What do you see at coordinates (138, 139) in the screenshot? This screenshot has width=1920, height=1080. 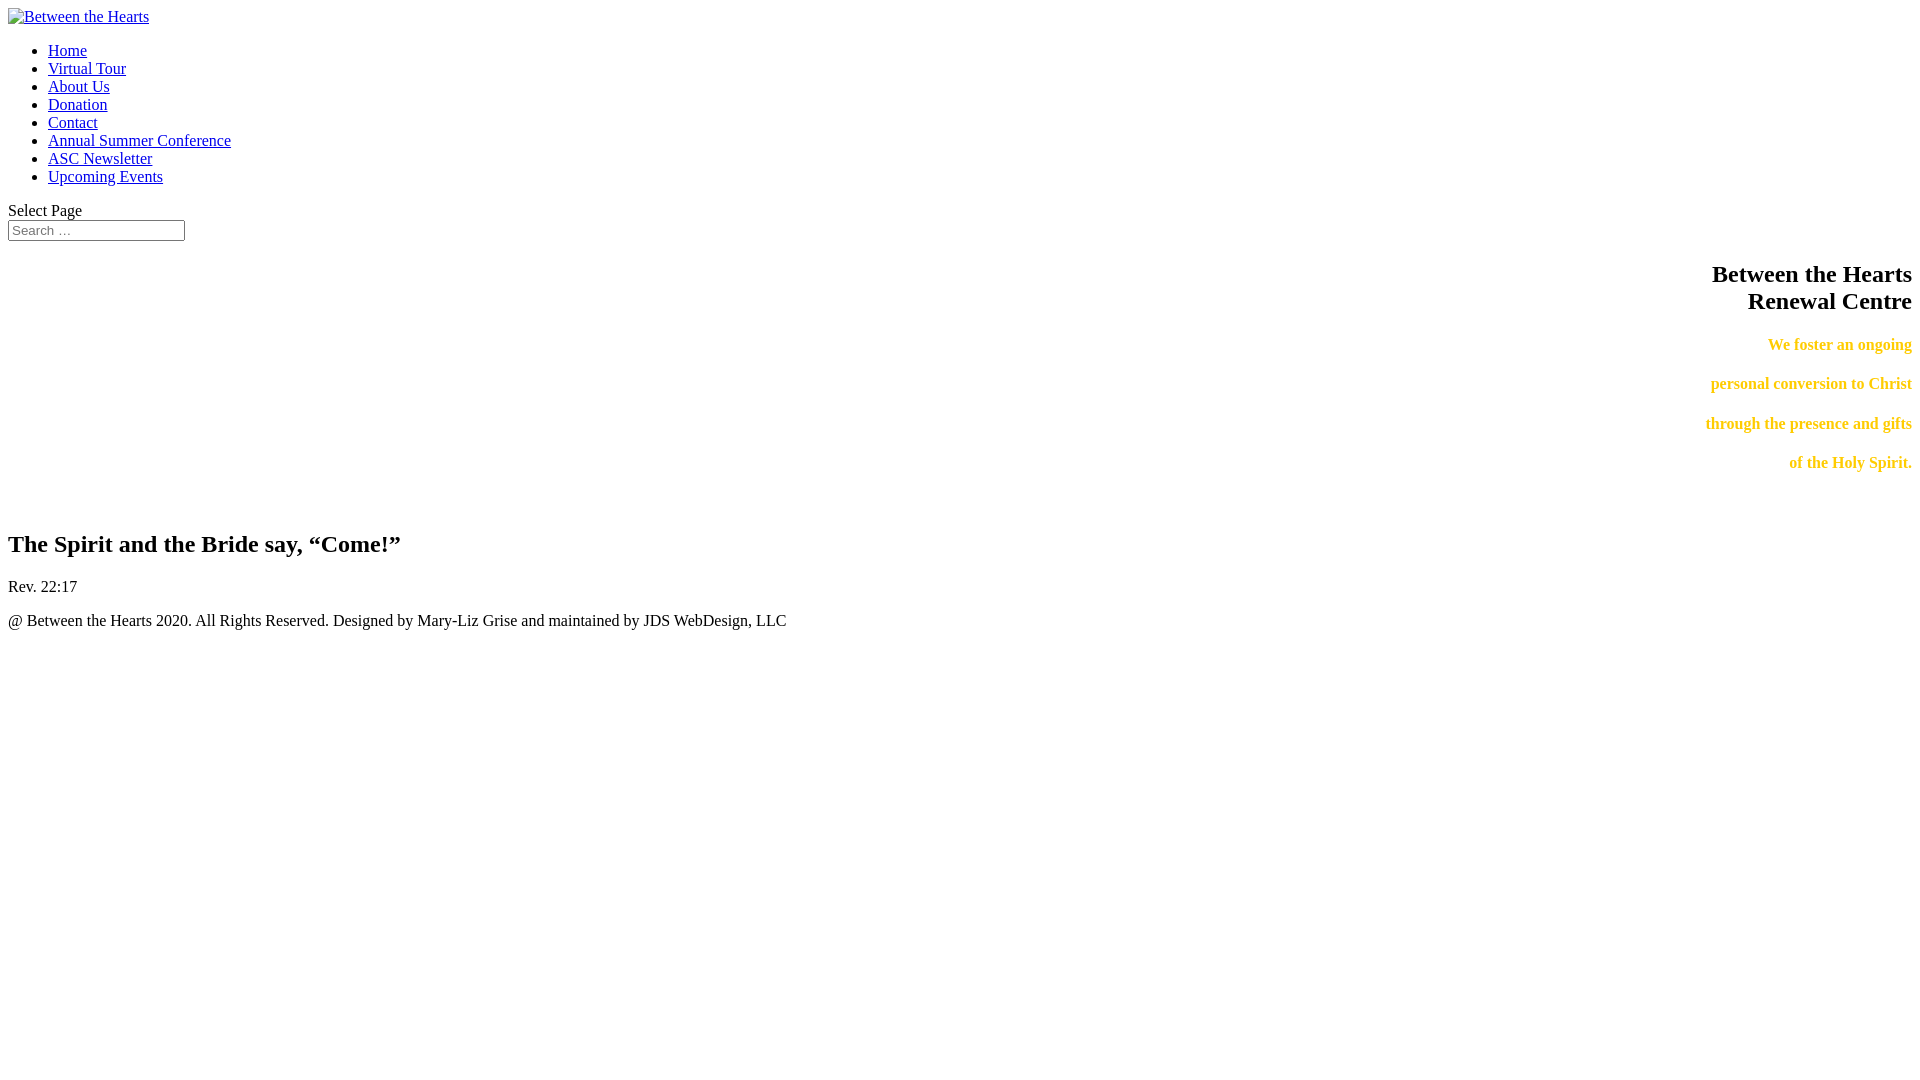 I see `'Annual Summer Conference'` at bounding box center [138, 139].